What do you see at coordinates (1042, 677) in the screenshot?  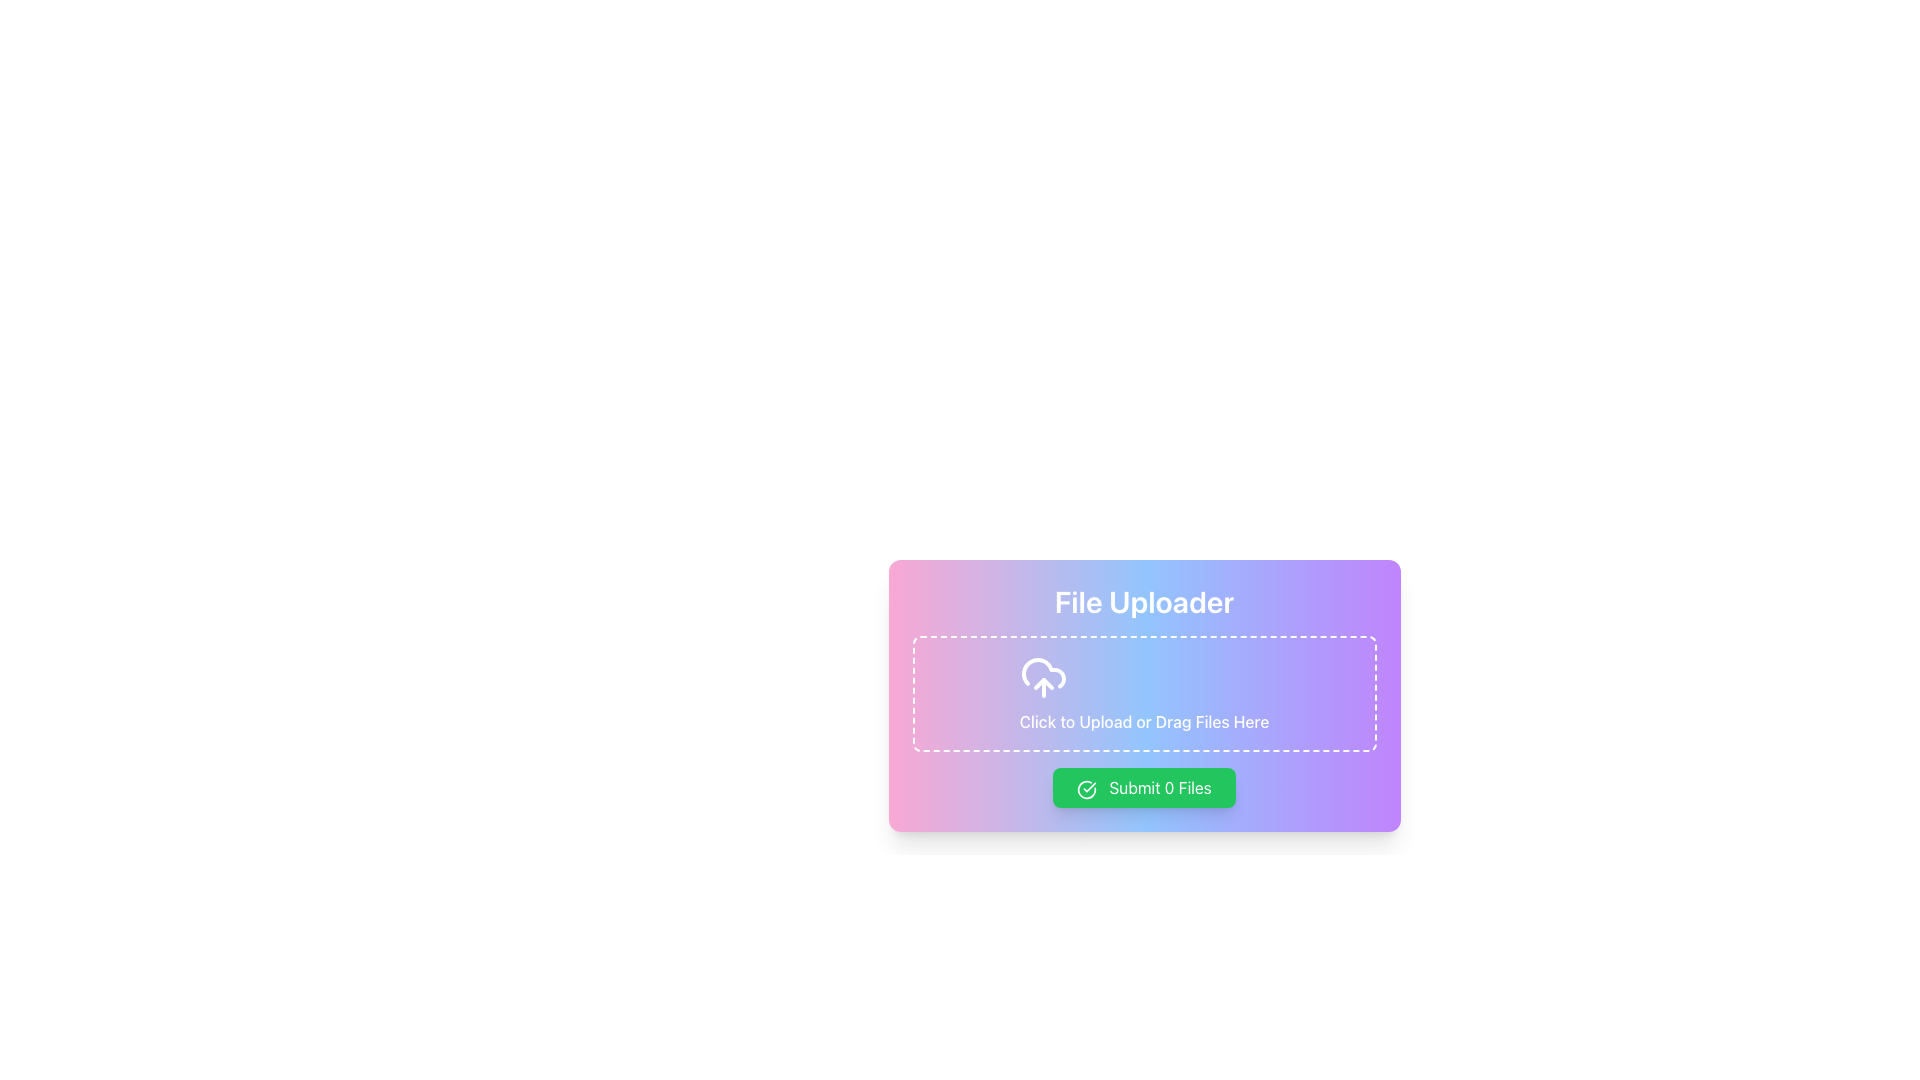 I see `the cloud icon with an upward arrow, which is the top-most component inside the dashed rectangular area of the file uploader section, located above the text 'Click to Upload or Drag Files Here.'` at bounding box center [1042, 677].